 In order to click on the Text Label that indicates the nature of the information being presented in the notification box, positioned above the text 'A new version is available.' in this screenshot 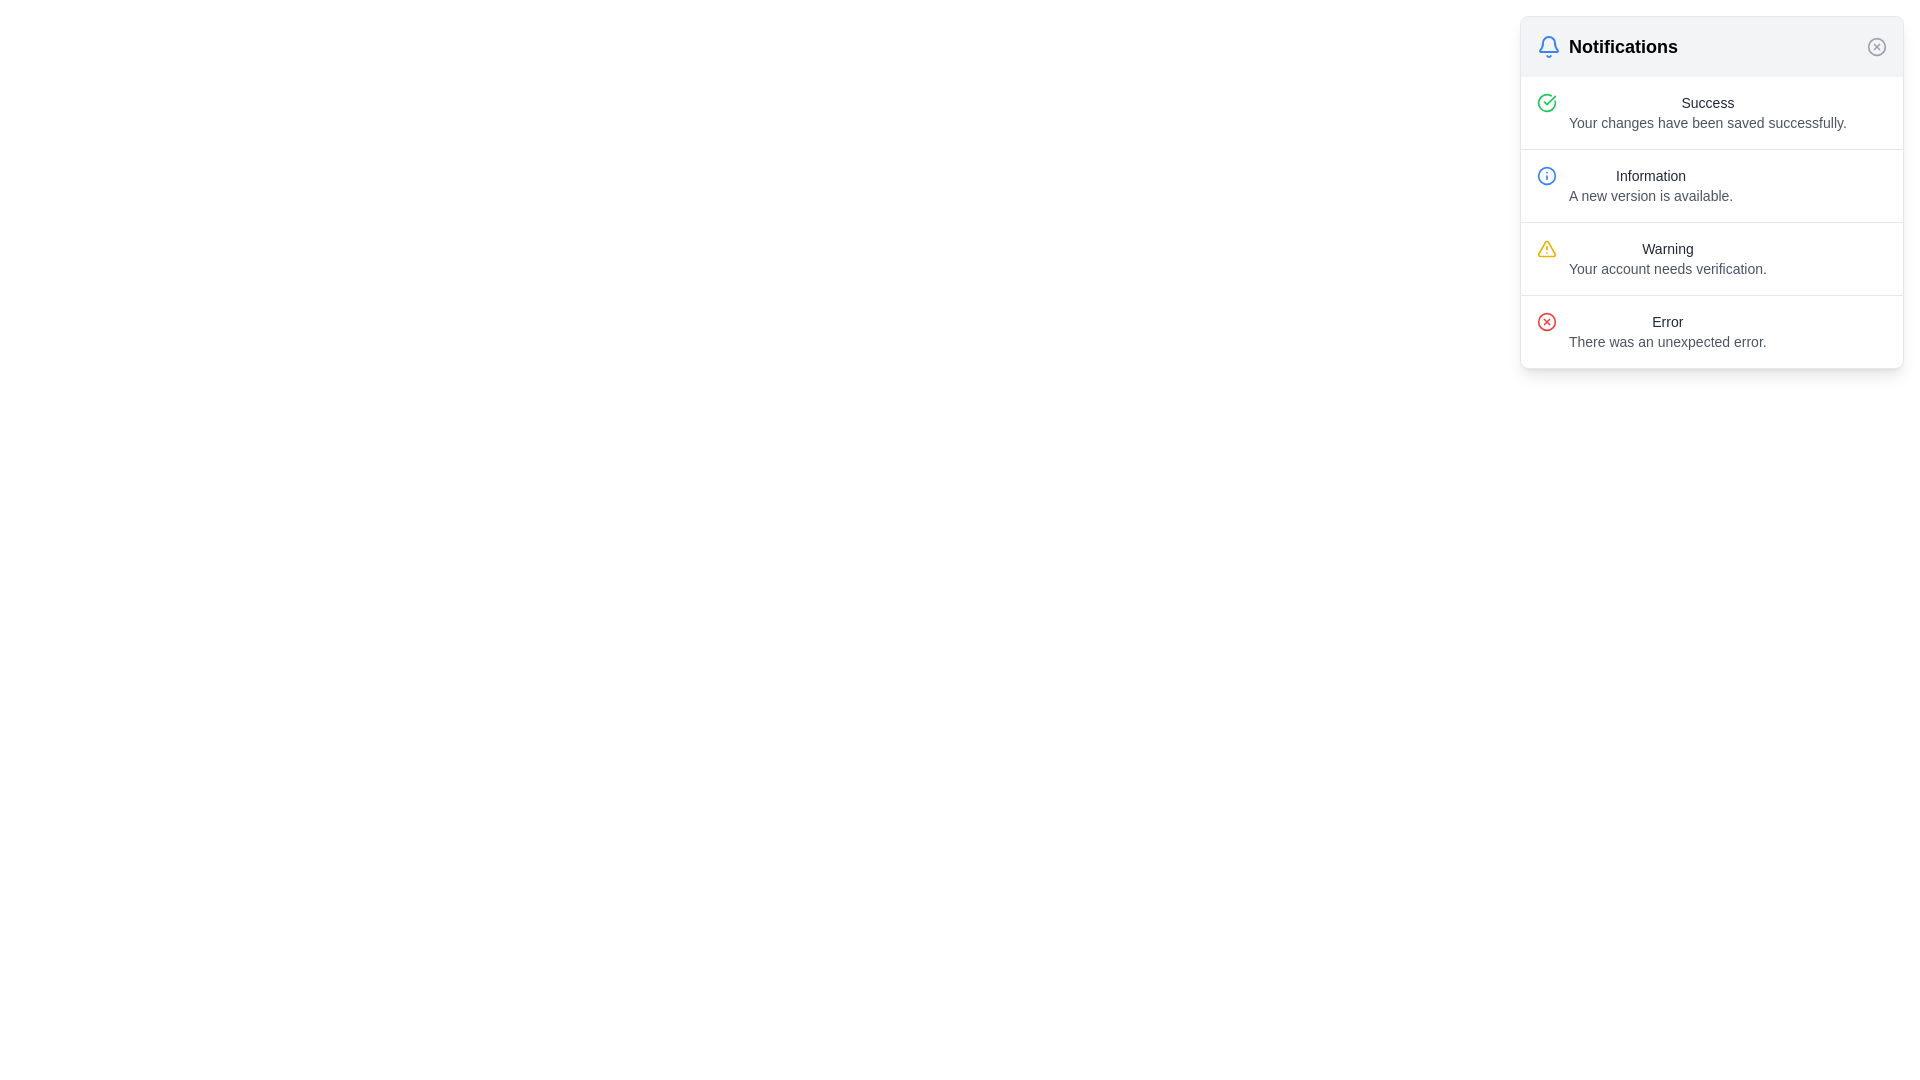, I will do `click(1651, 175)`.